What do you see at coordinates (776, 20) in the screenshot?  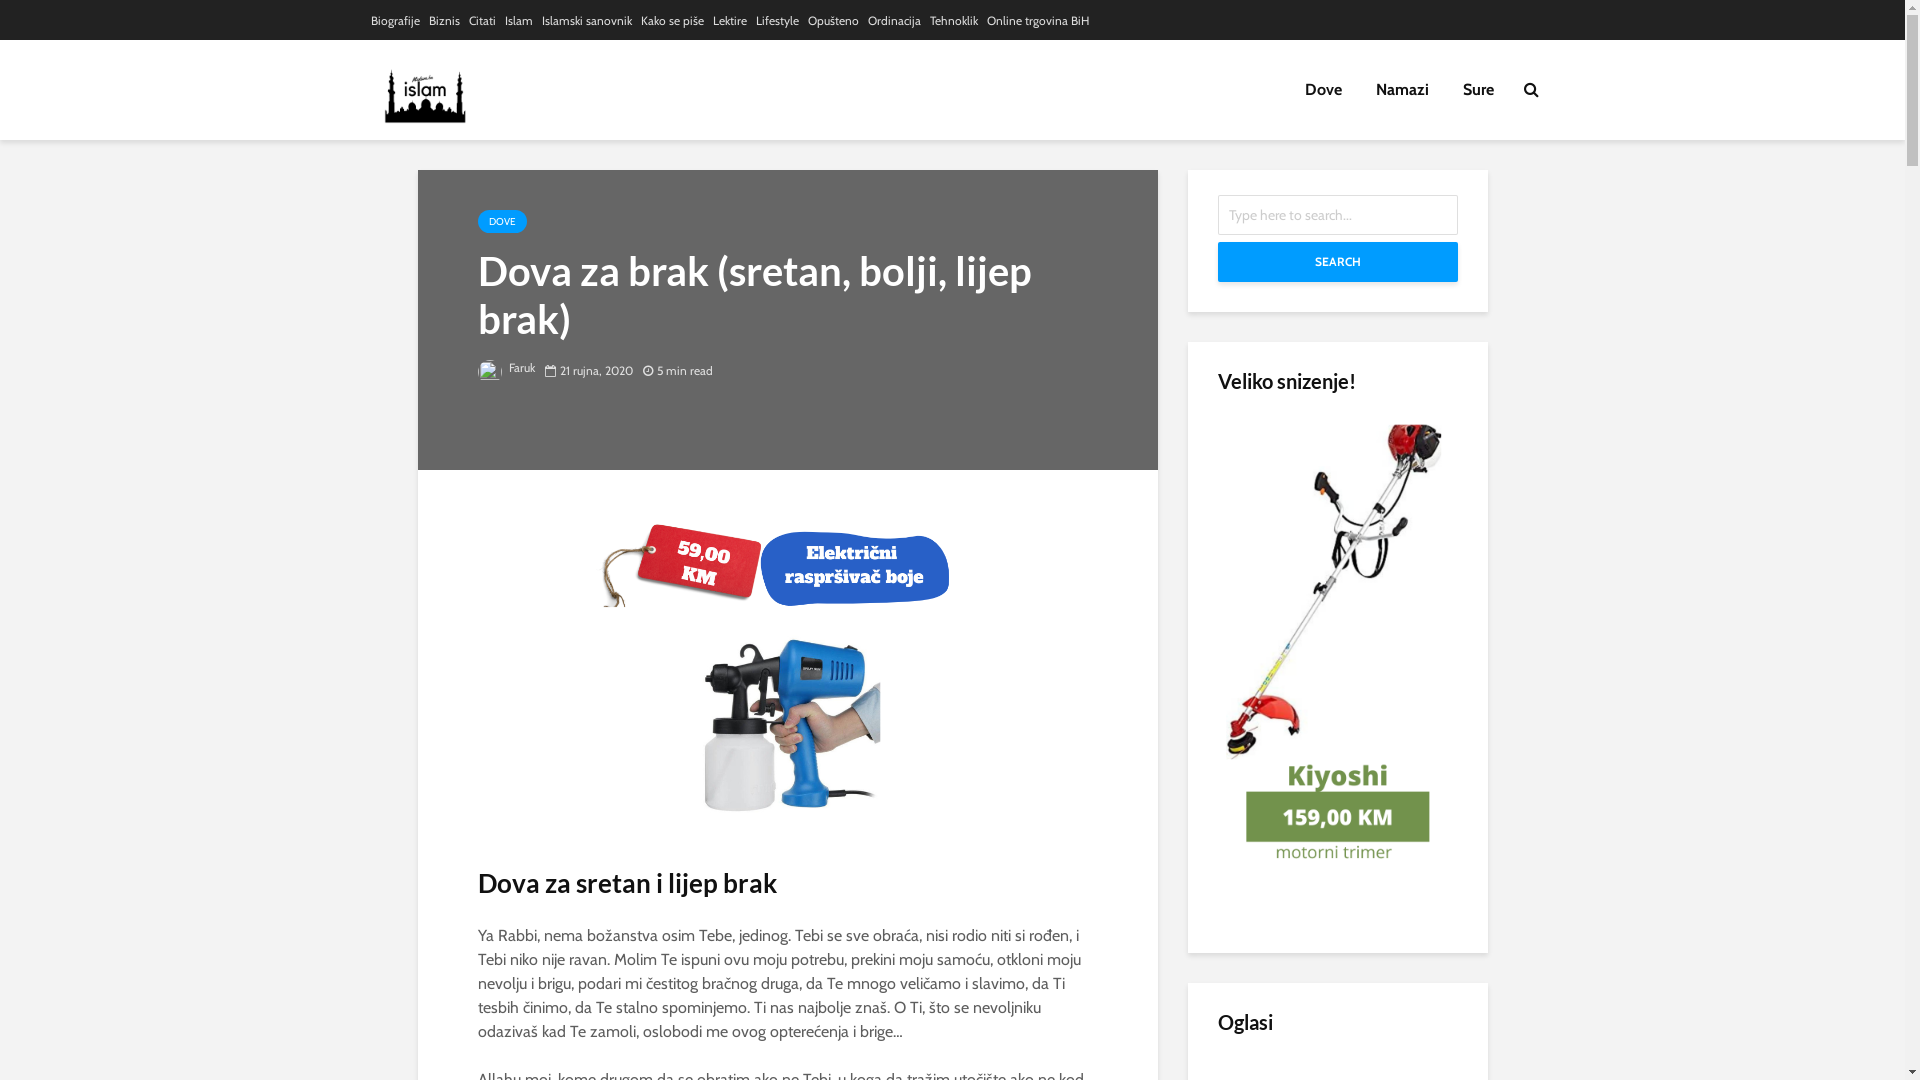 I see `'Lifestyle'` at bounding box center [776, 20].